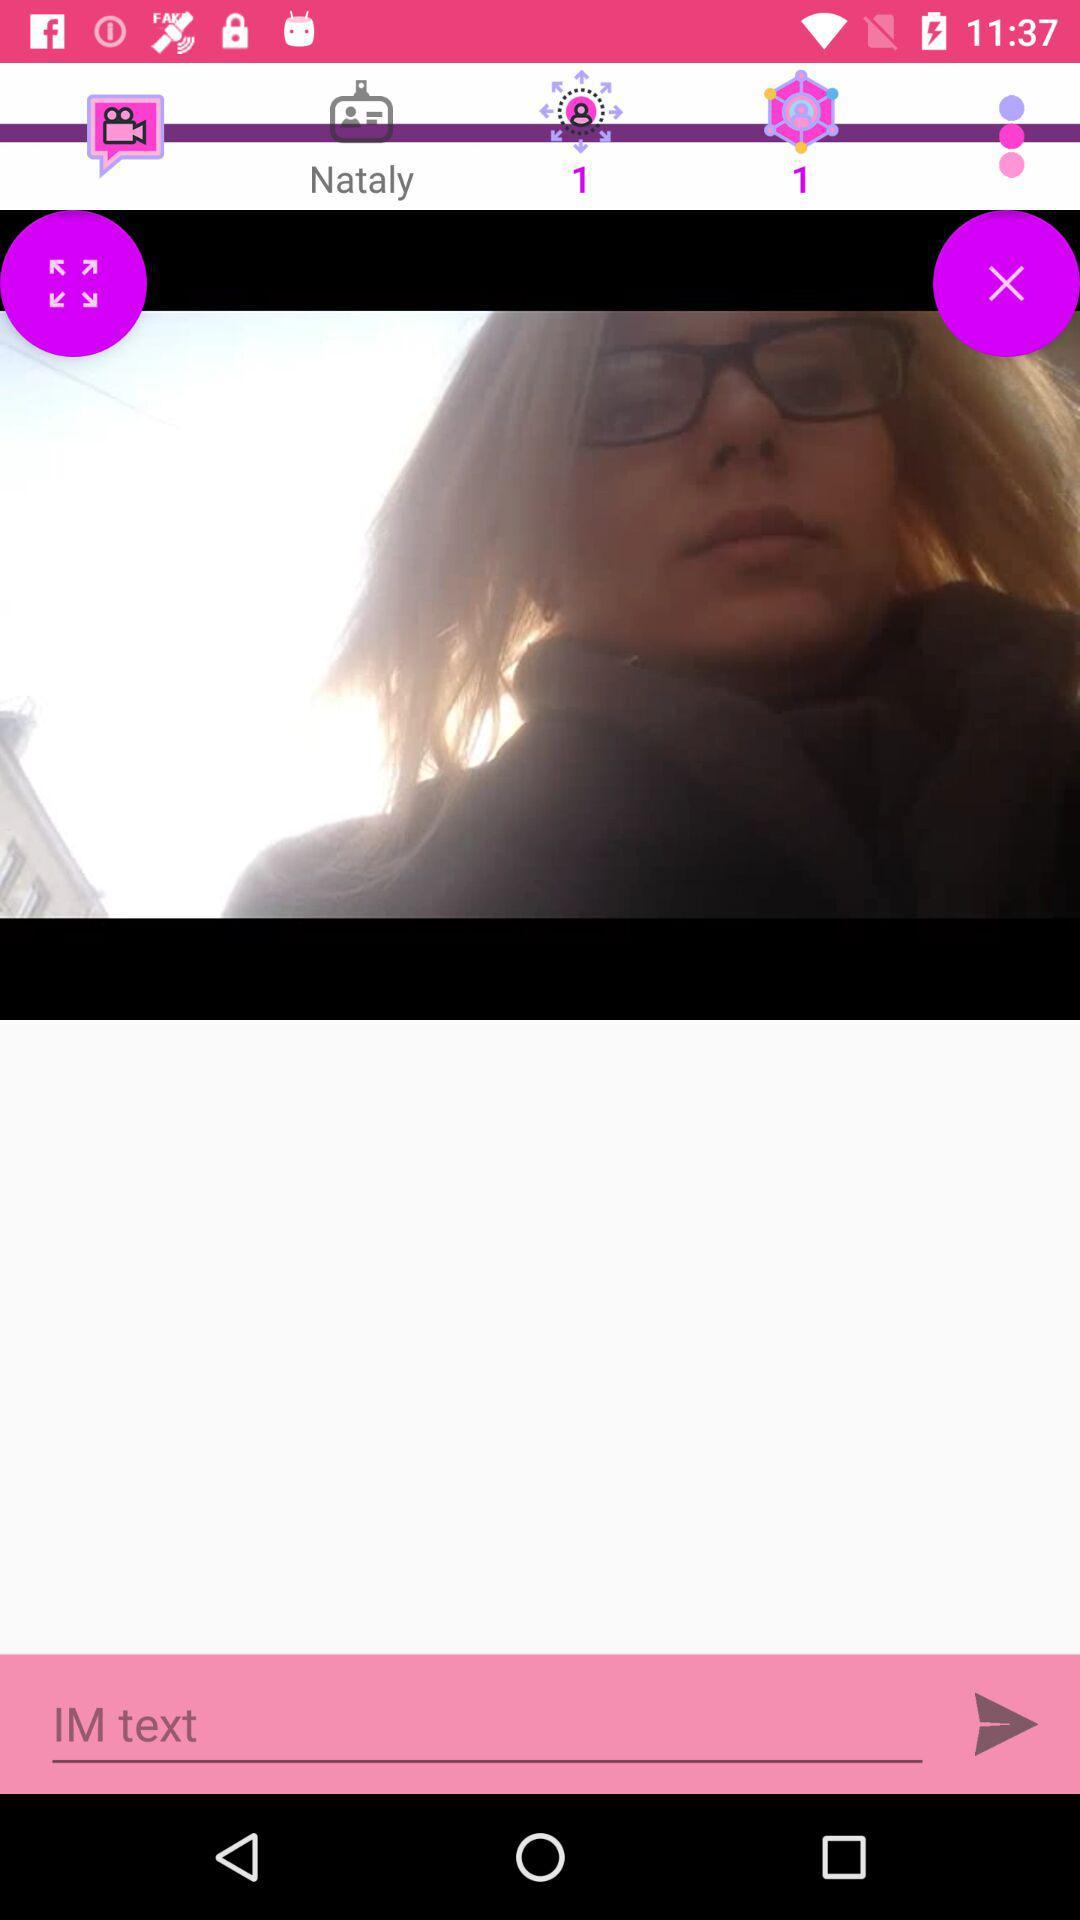  I want to click on exit, so click(1006, 282).